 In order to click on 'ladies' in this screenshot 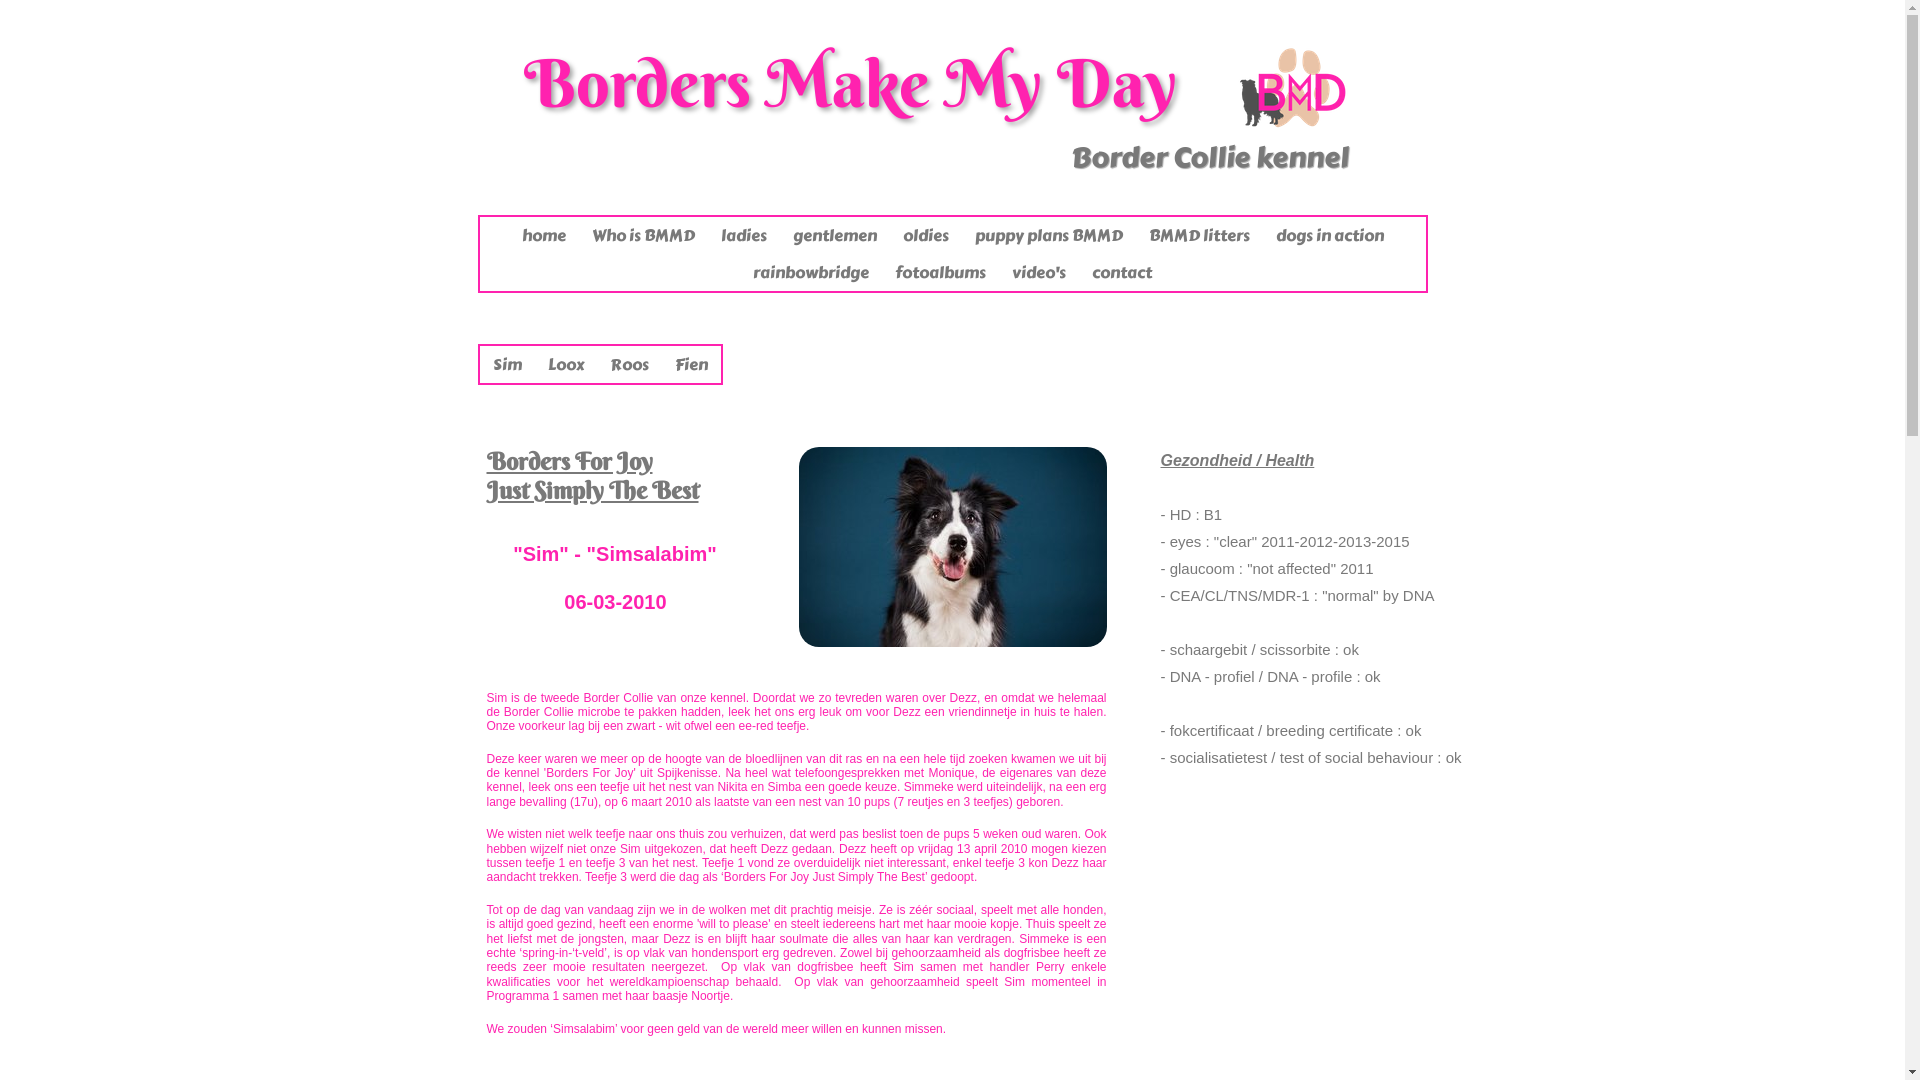, I will do `click(708, 234)`.